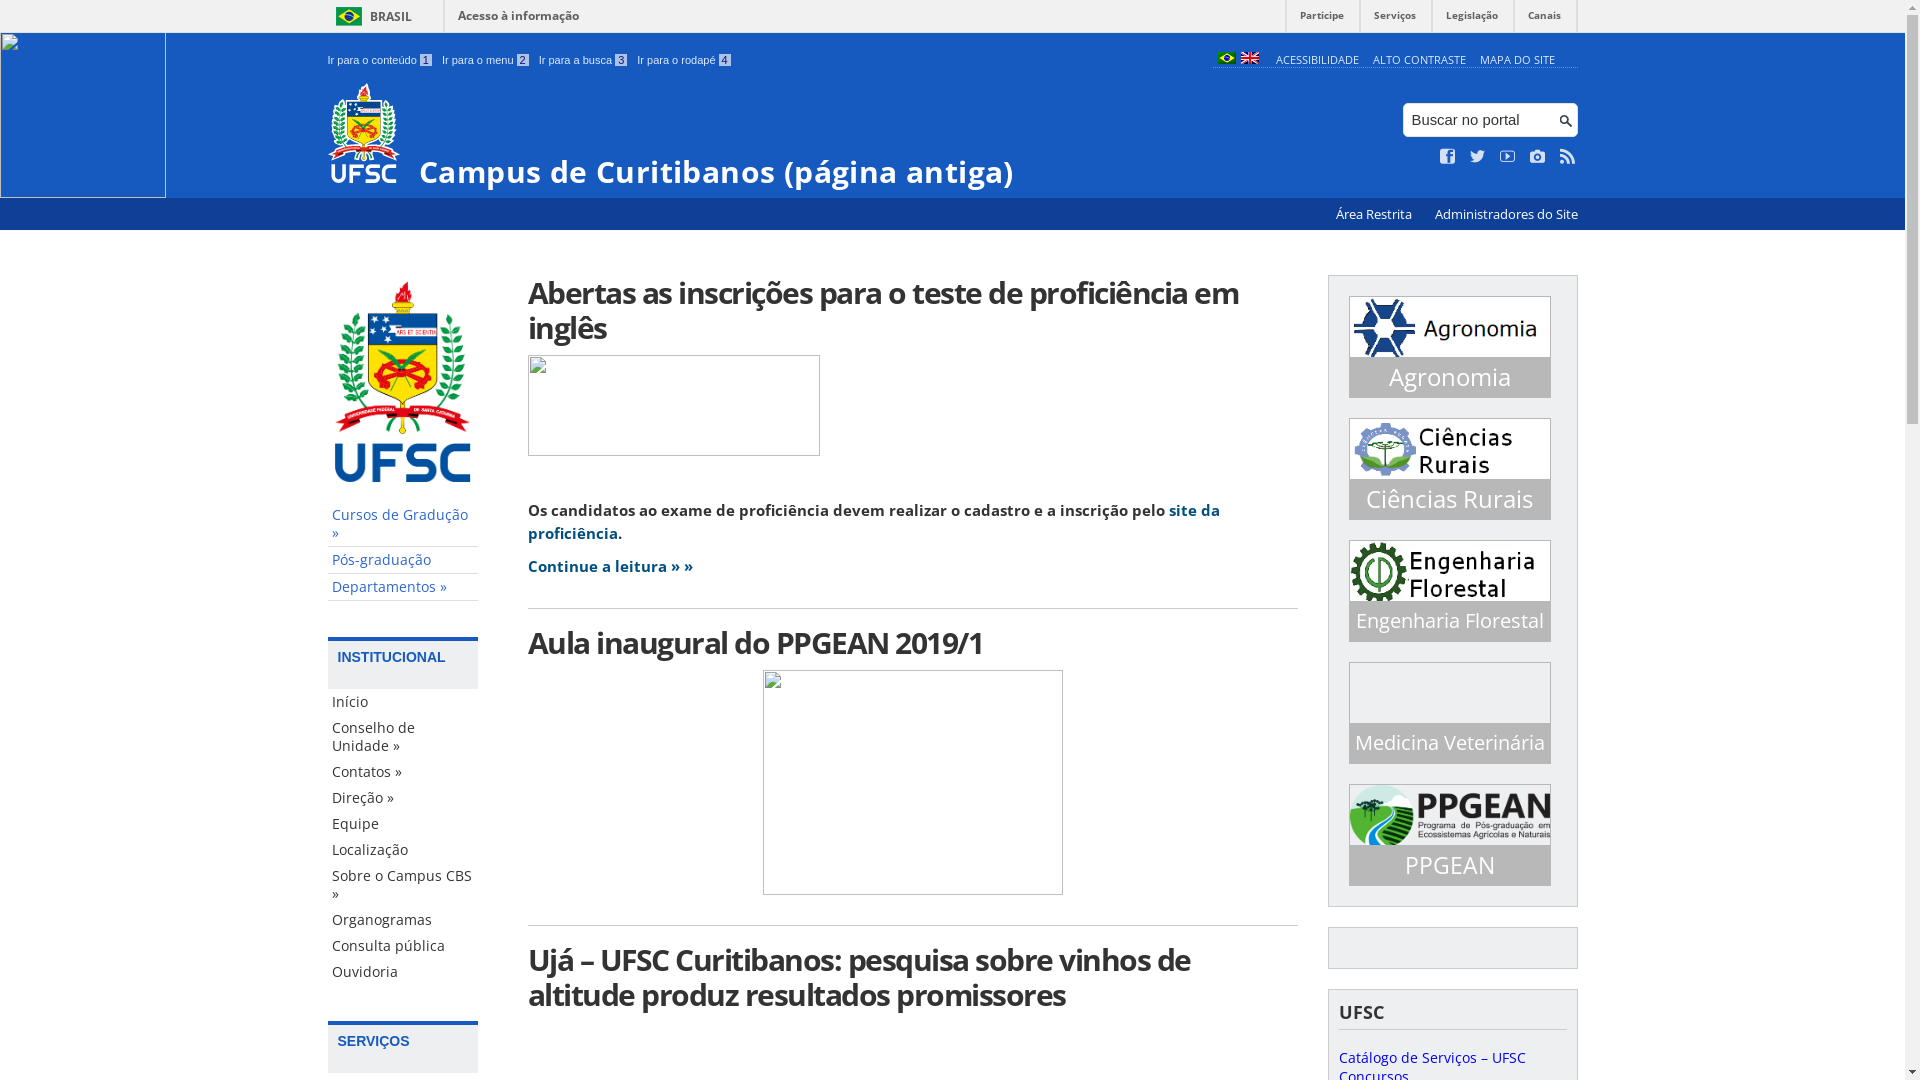 This screenshot has width=1920, height=1080. I want to click on 'Veja no Instagram', so click(1536, 156).